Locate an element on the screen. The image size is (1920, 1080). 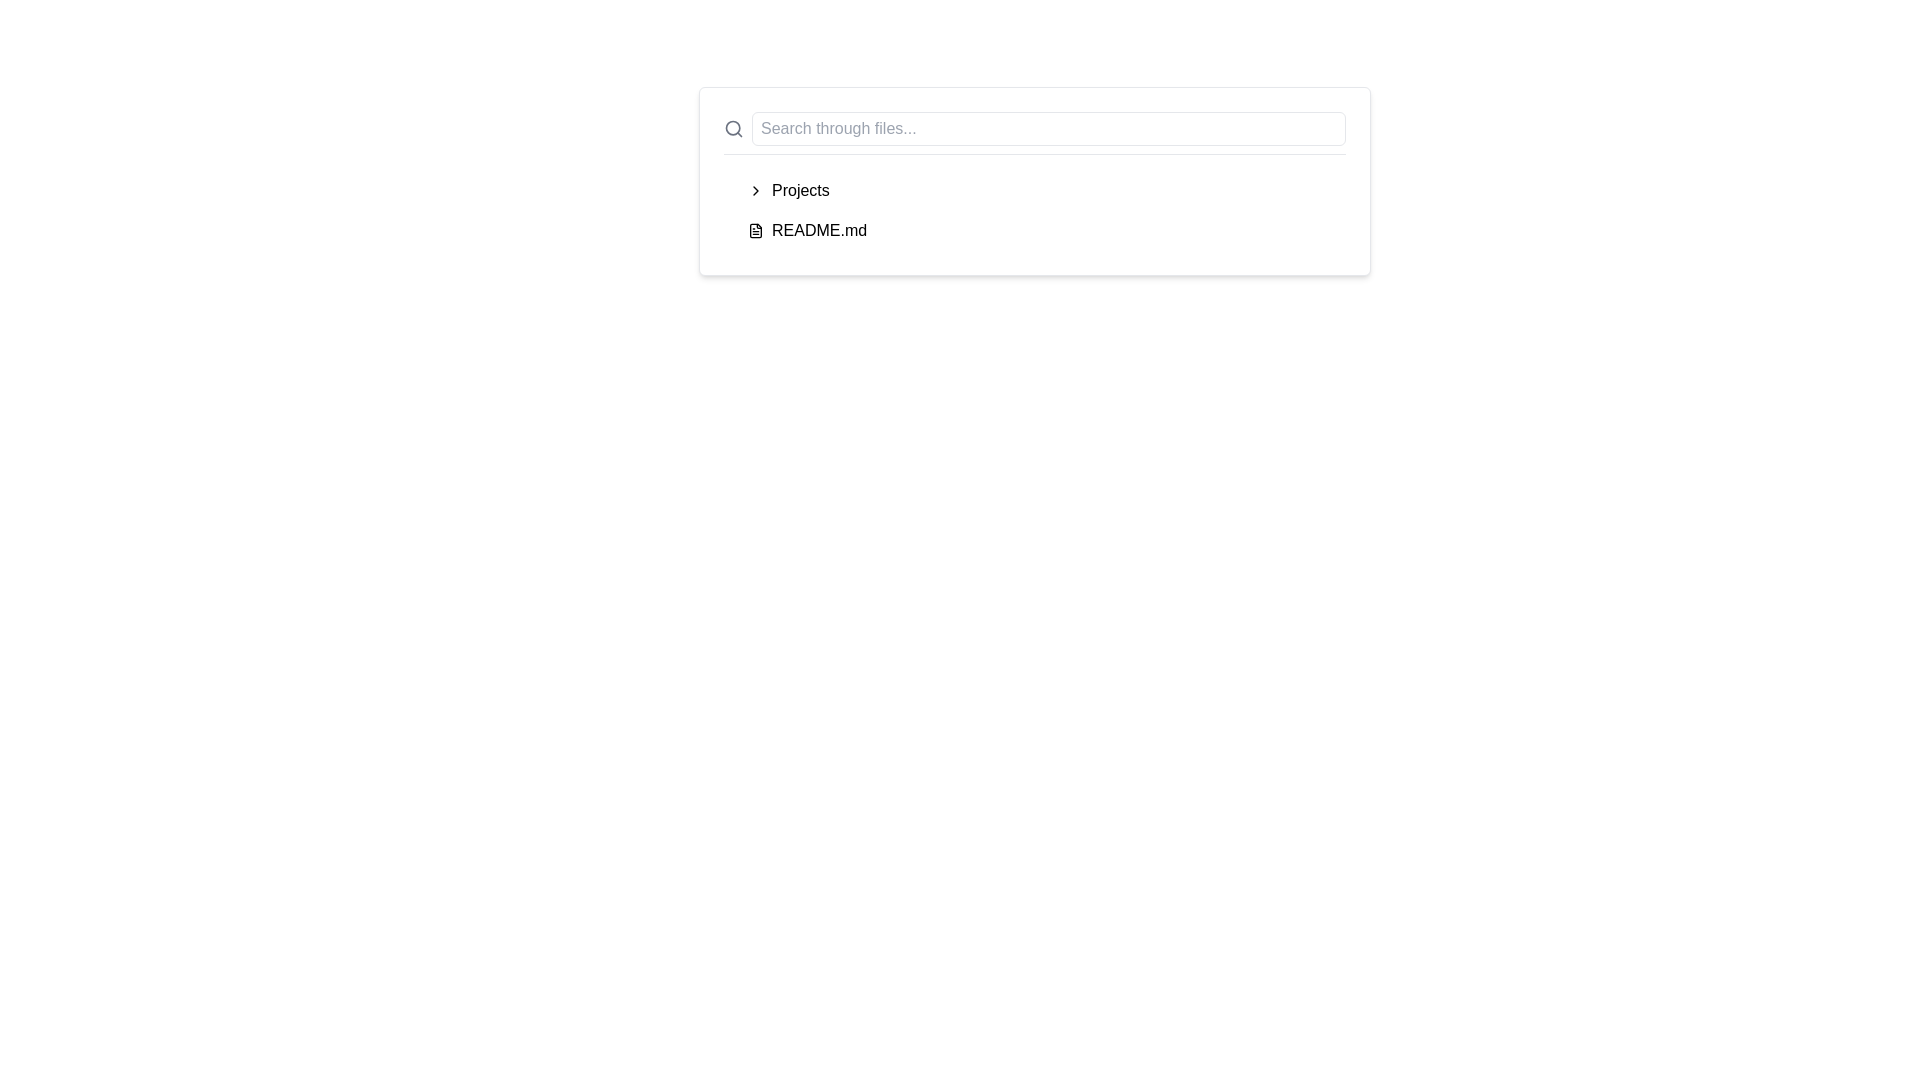
the Search Icon, which resembles a magnifying glass and is positioned on the left side of the search input field is located at coordinates (733, 128).